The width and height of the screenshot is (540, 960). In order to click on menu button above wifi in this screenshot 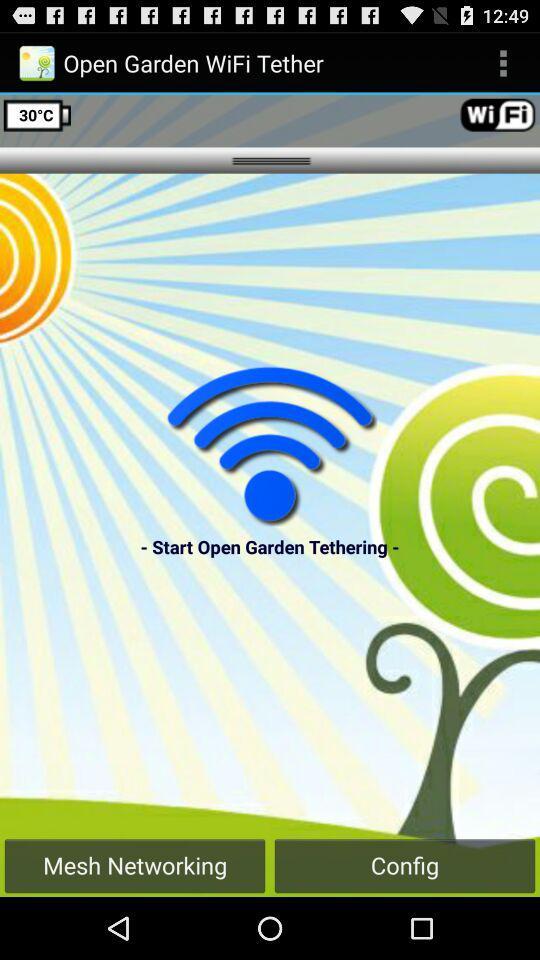, I will do `click(502, 63)`.